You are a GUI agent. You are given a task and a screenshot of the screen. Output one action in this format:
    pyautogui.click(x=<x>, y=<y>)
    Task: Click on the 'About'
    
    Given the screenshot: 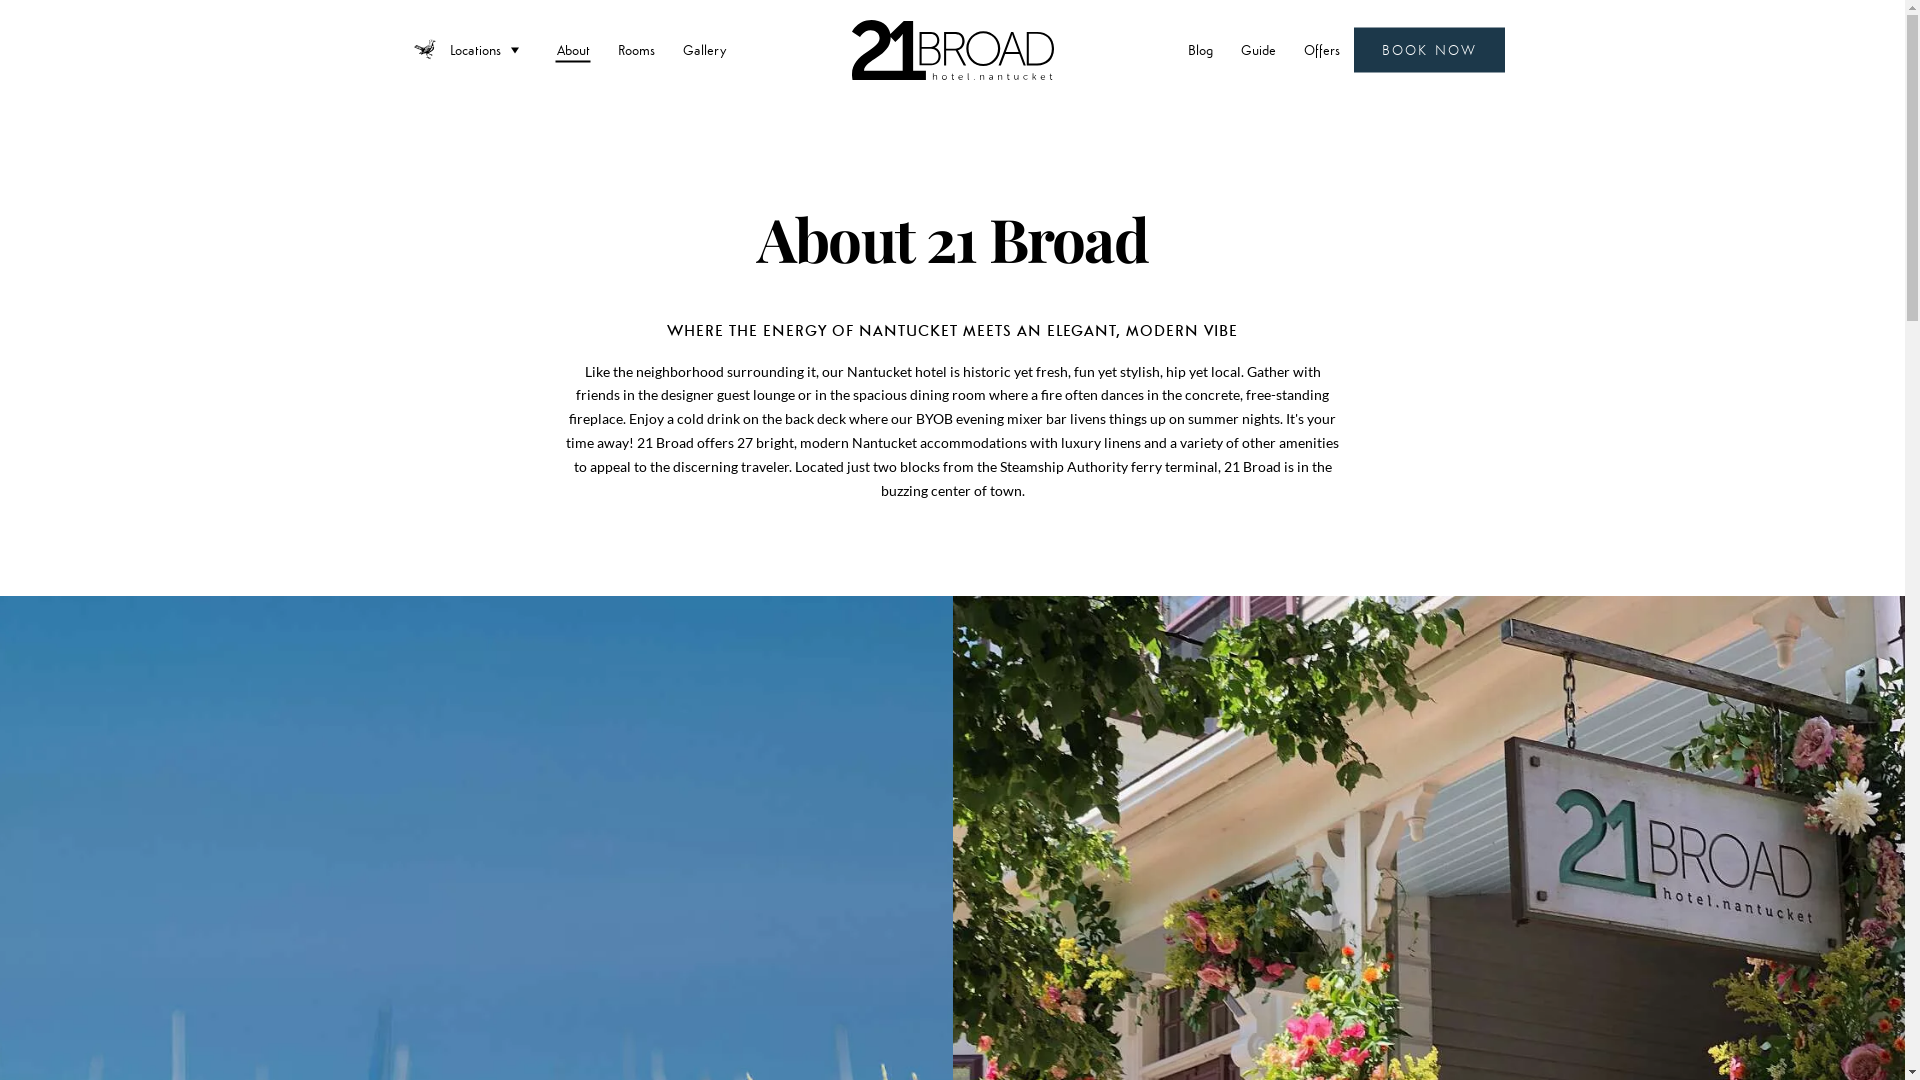 What is the action you would take?
    pyautogui.click(x=572, y=49)
    